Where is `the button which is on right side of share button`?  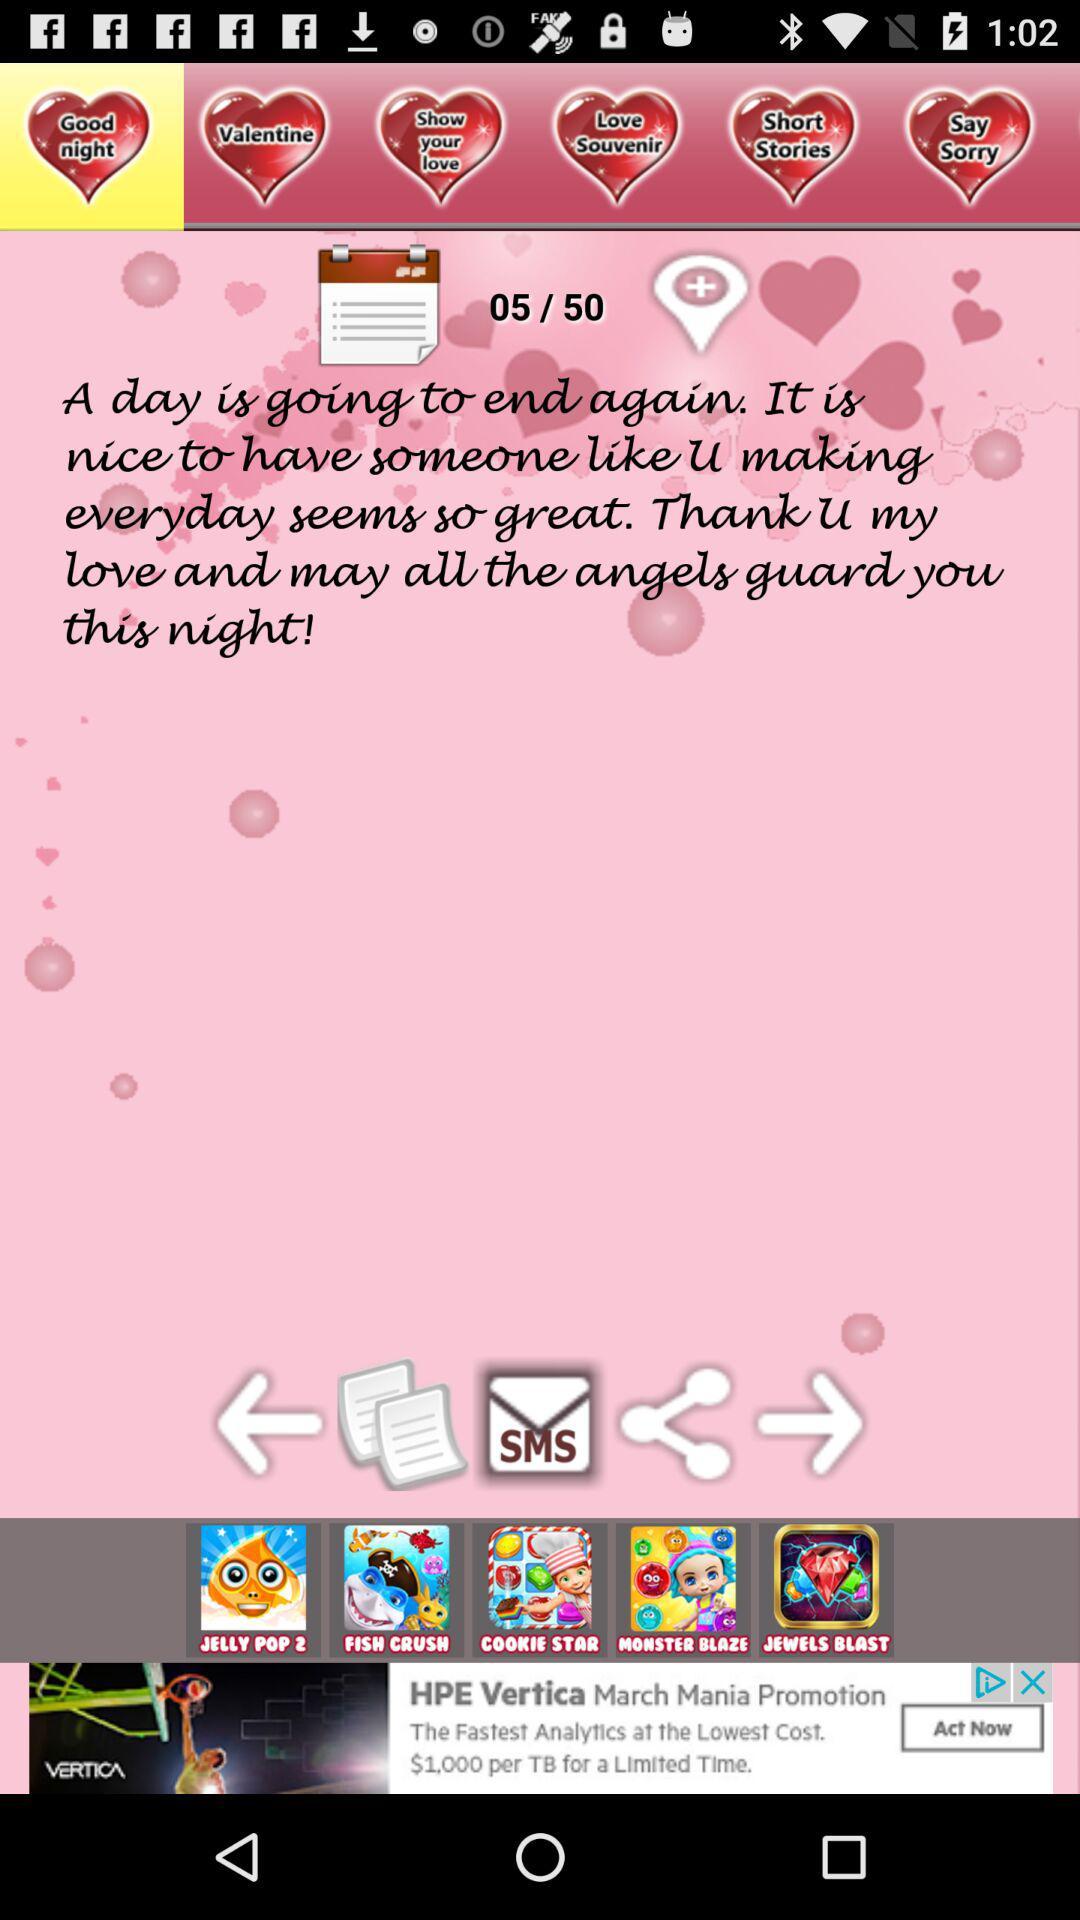
the button which is on right side of share button is located at coordinates (810, 1423).